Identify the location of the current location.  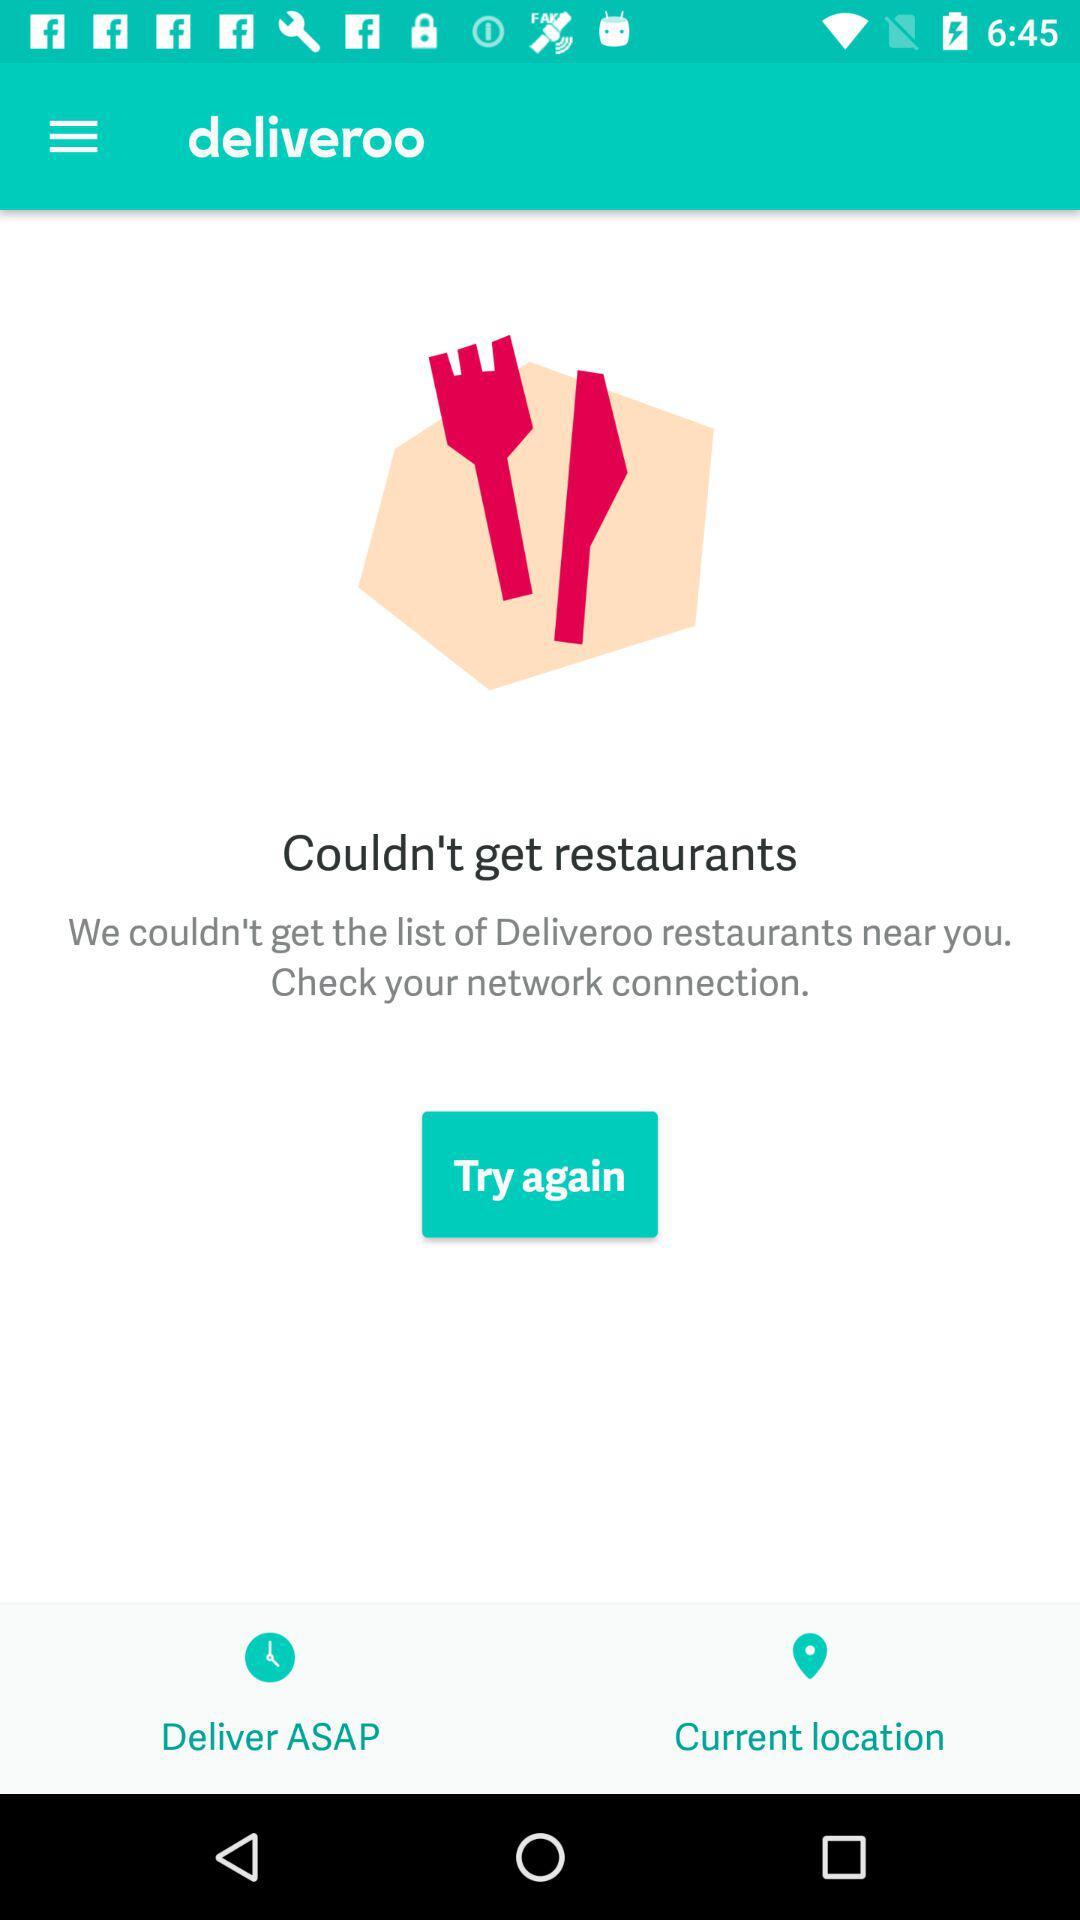
(810, 1698).